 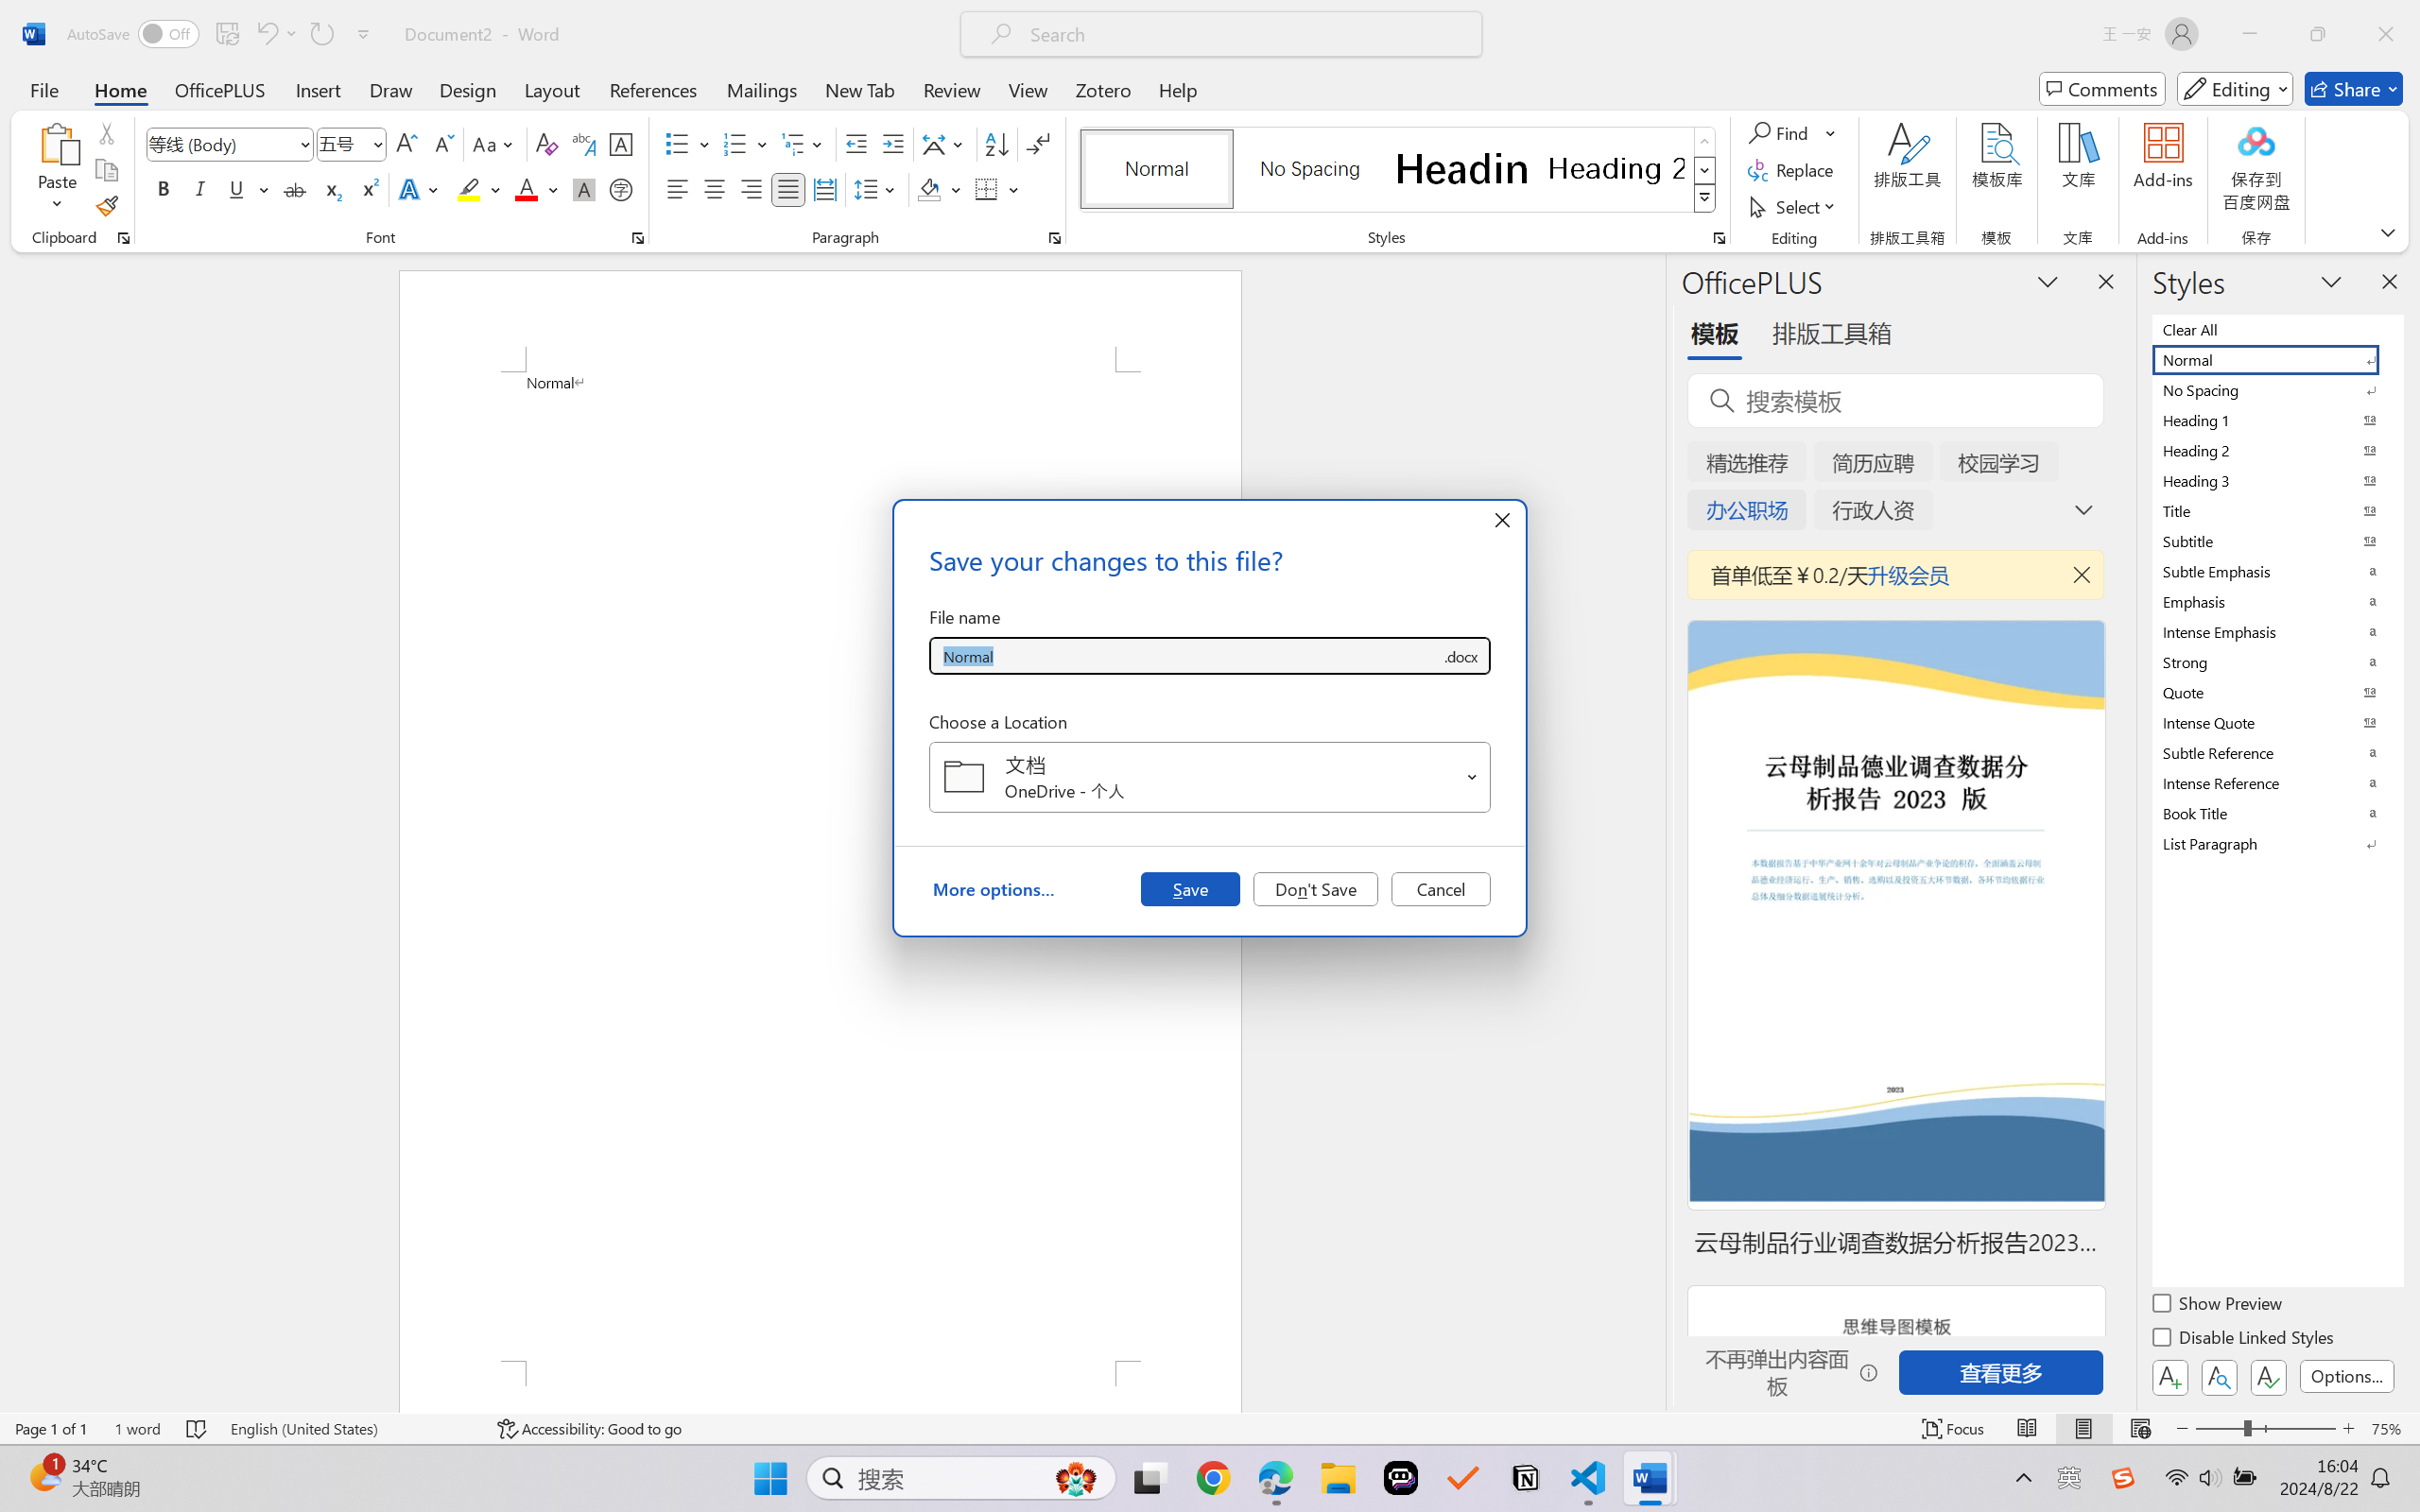 I want to click on 'Comments', so click(x=2102, y=88).